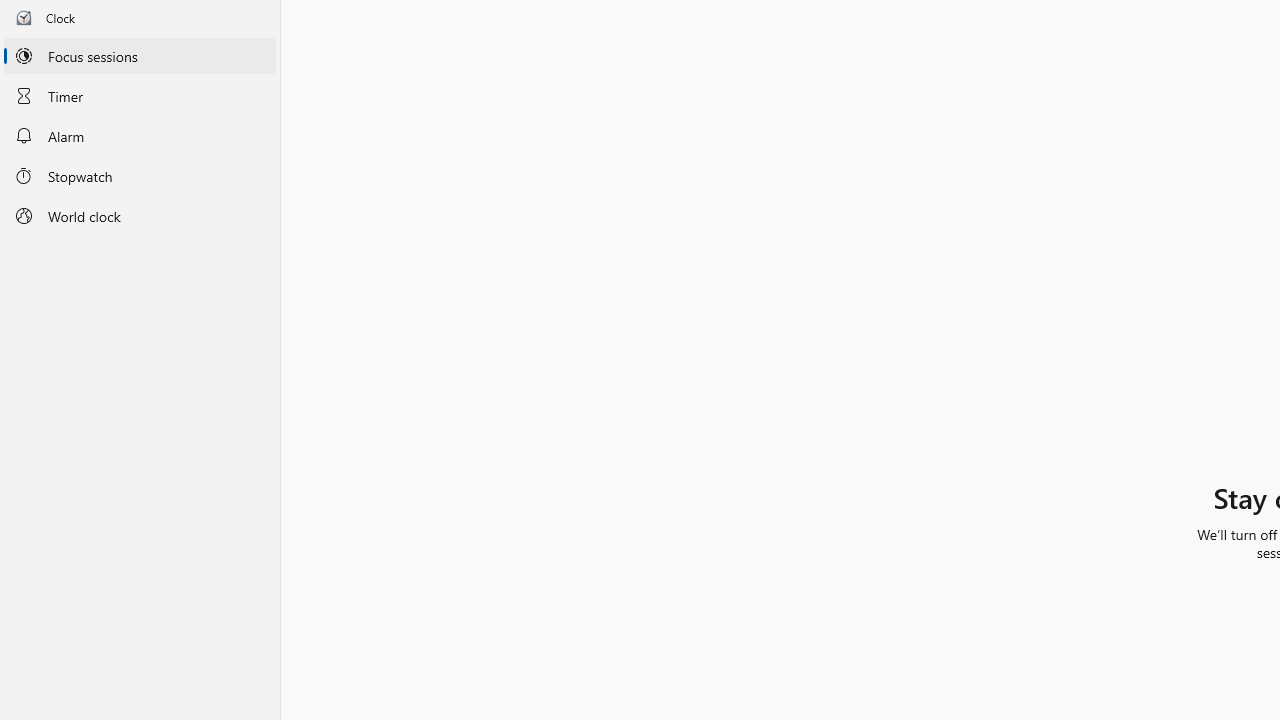  I want to click on 'Focus sessions', so click(139, 55).